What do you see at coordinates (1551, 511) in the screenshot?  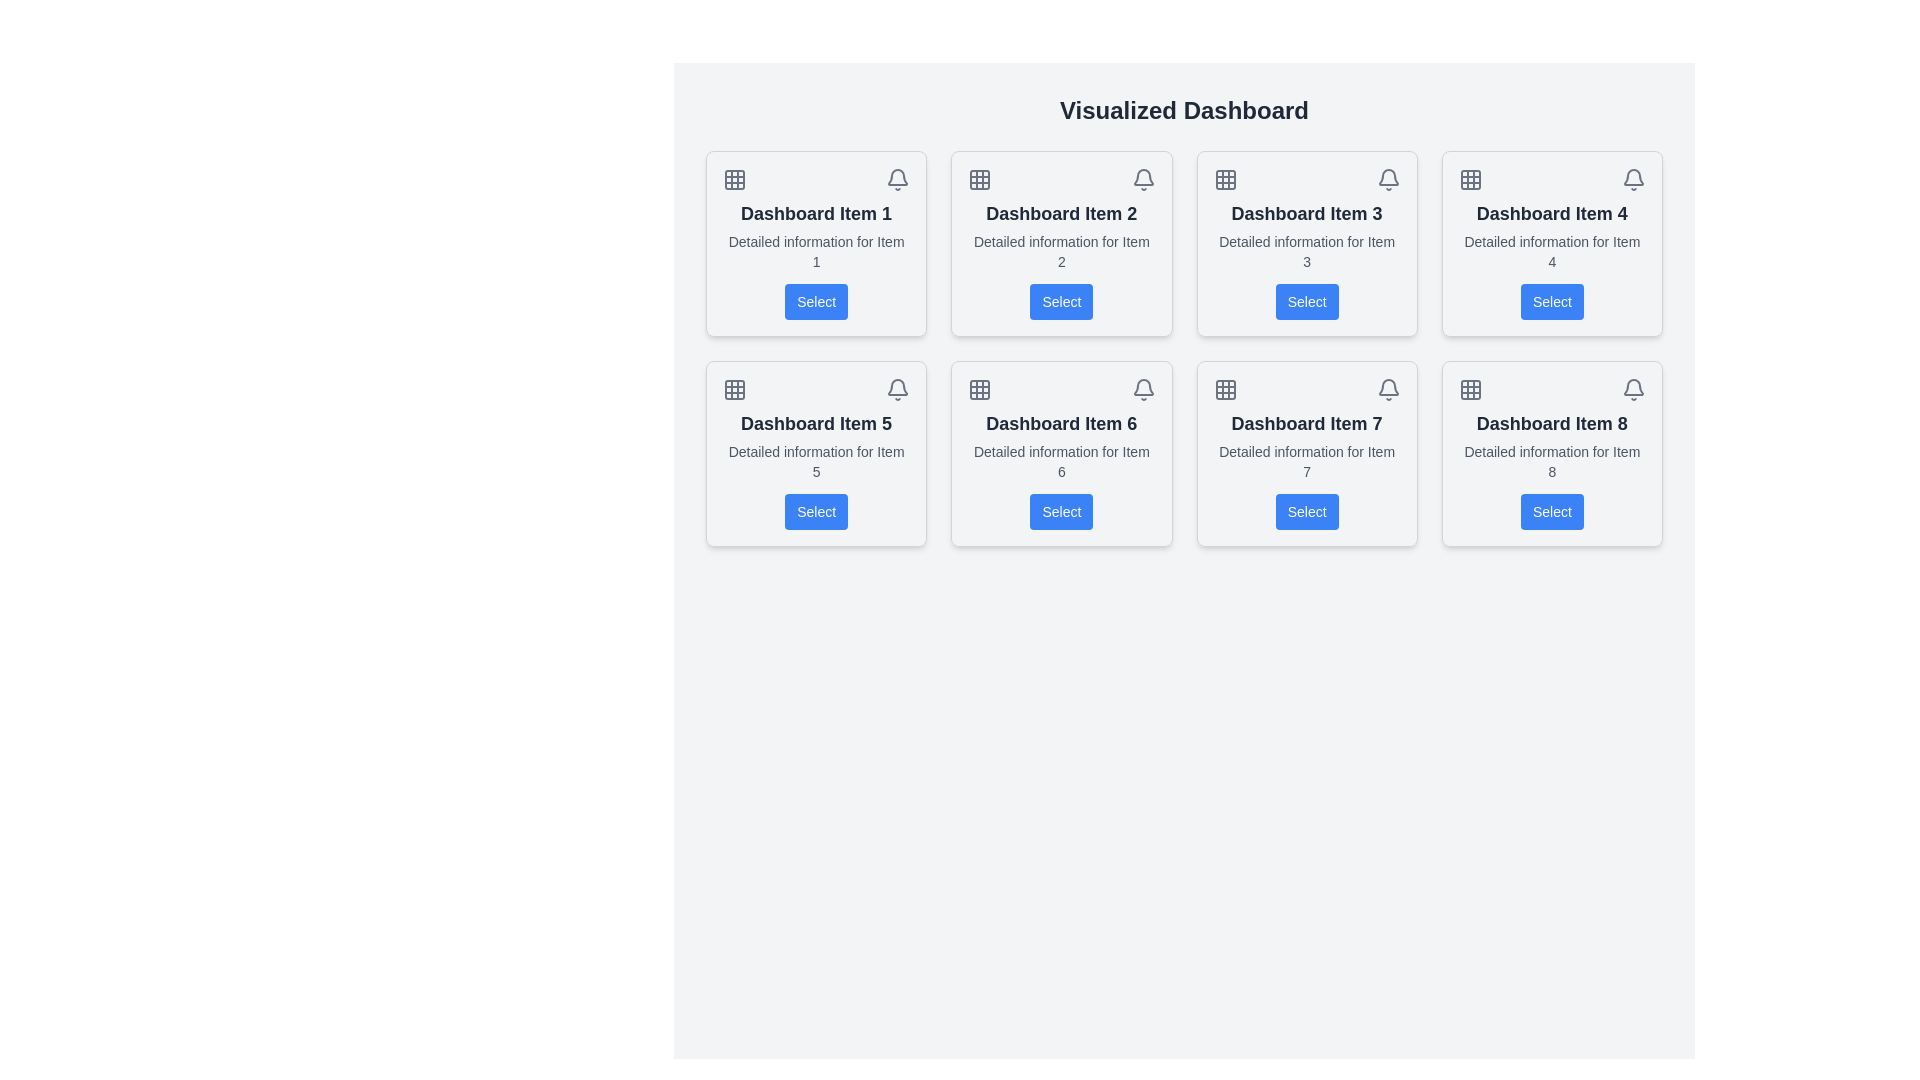 I see `the blue rectangular button labeled 'Select' in white text, which is located in the bottom right corner of the card labeled 'Dashboard Item 8'` at bounding box center [1551, 511].